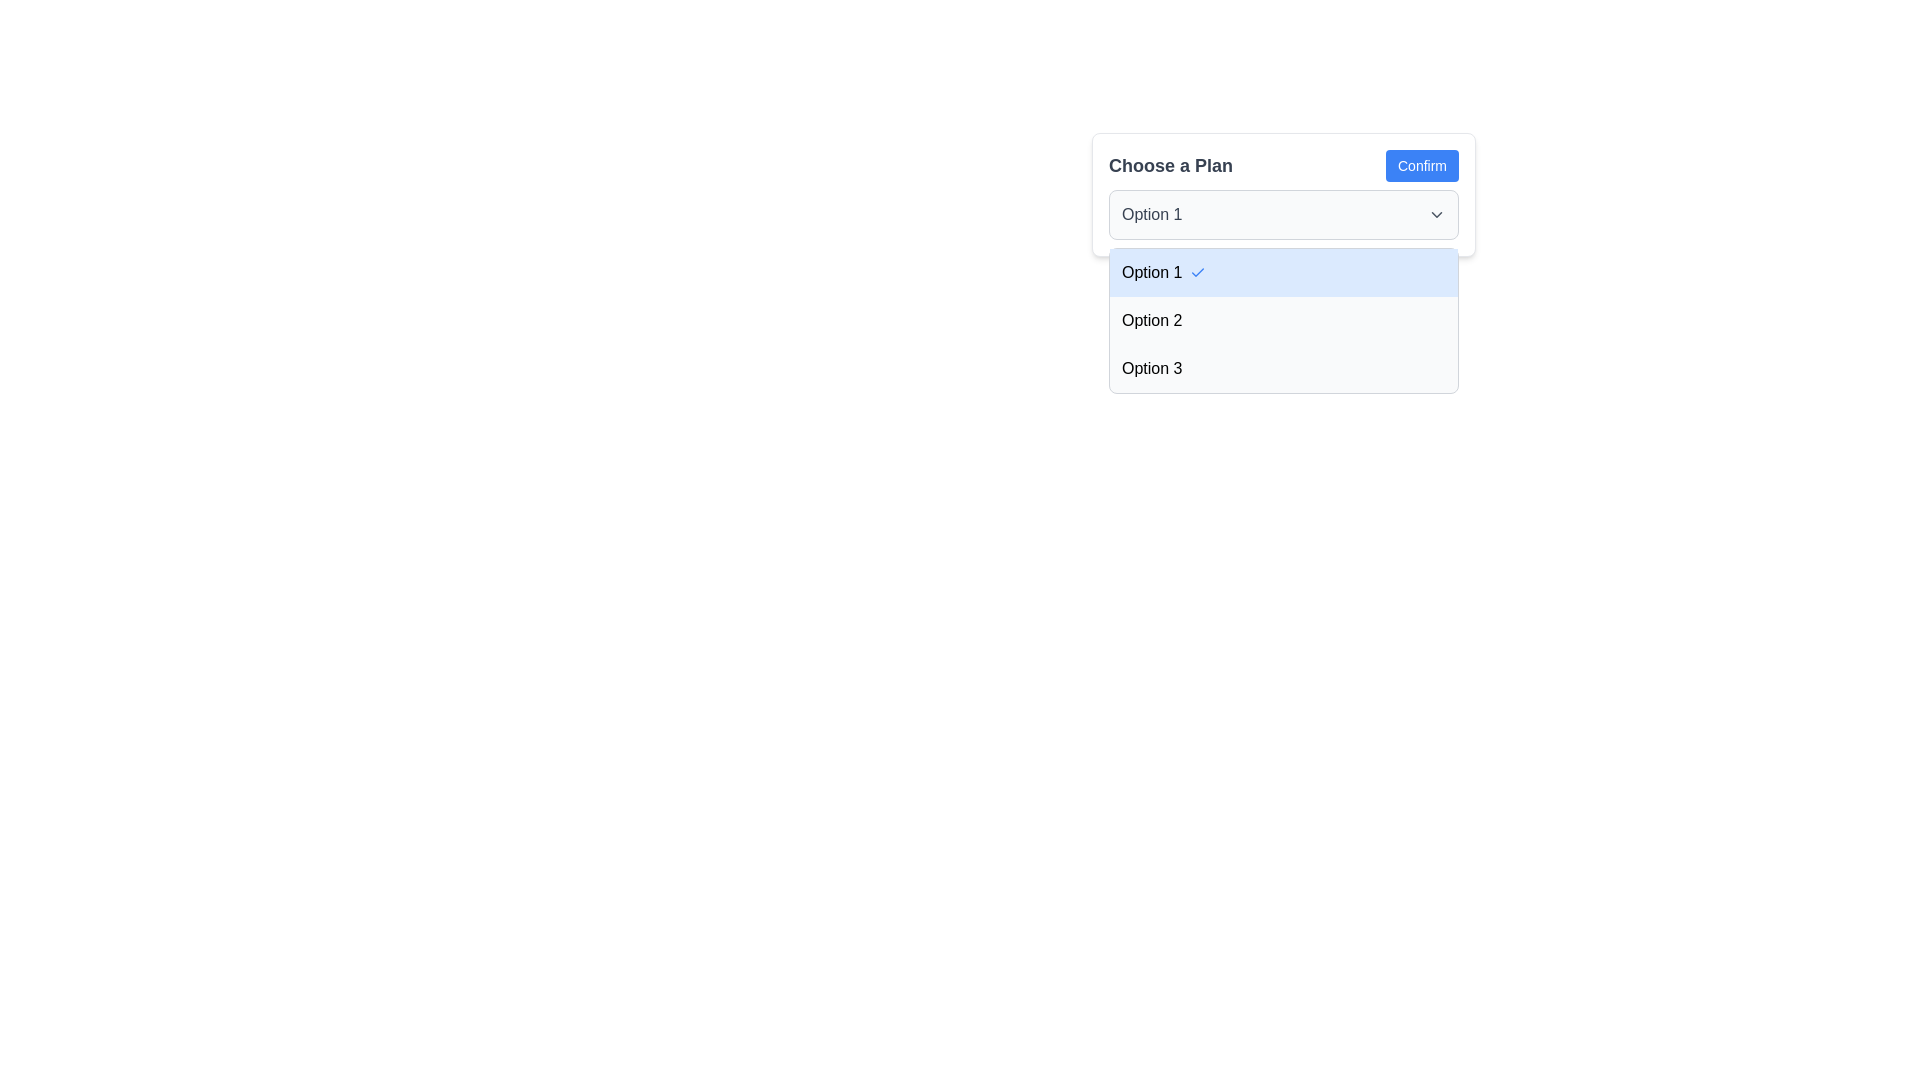 The width and height of the screenshot is (1920, 1080). Describe the element at coordinates (1283, 215) in the screenshot. I see `an option from the dropdown menu labeled 'Choose a Plan', which currently displays 'Option 1'` at that location.